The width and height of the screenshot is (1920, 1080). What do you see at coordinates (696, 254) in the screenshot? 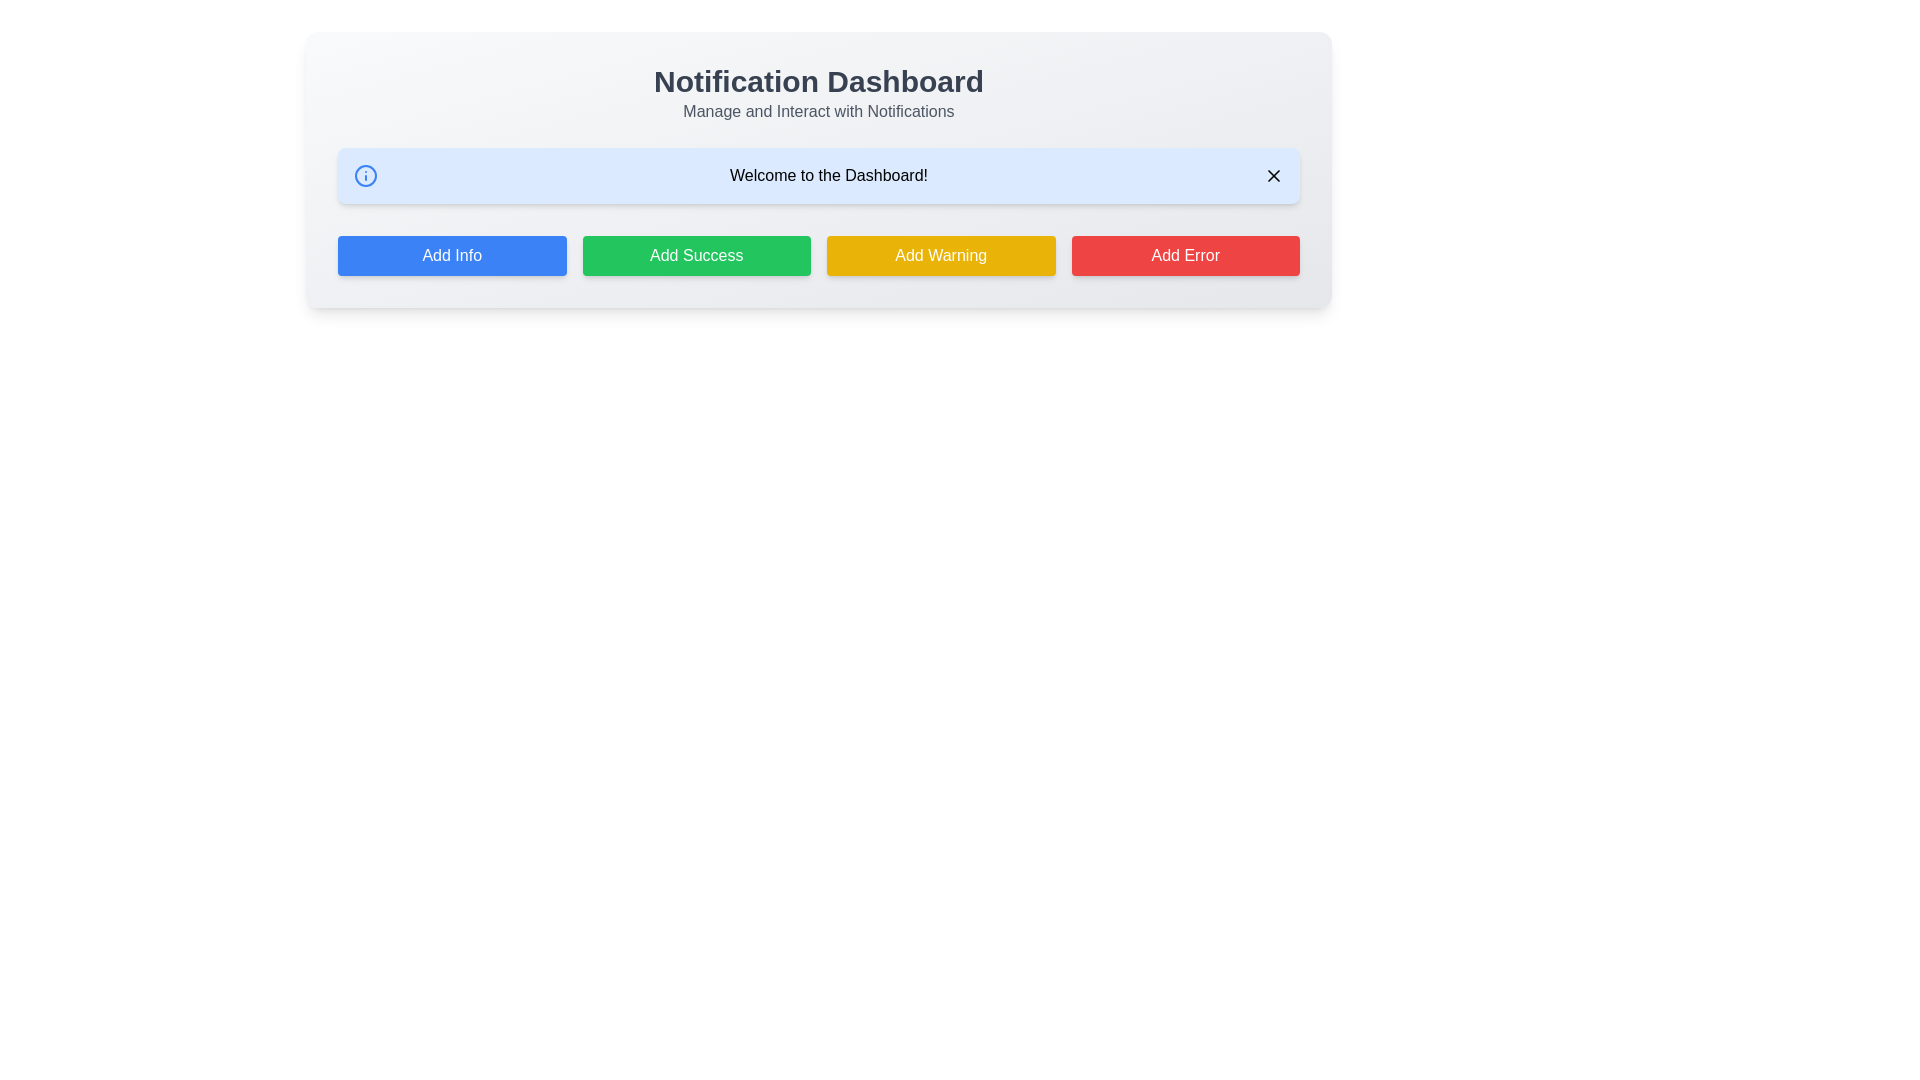
I see `the green 'Add Success' button, which is the second button in a row of four, featuring rounded corners and white text` at bounding box center [696, 254].